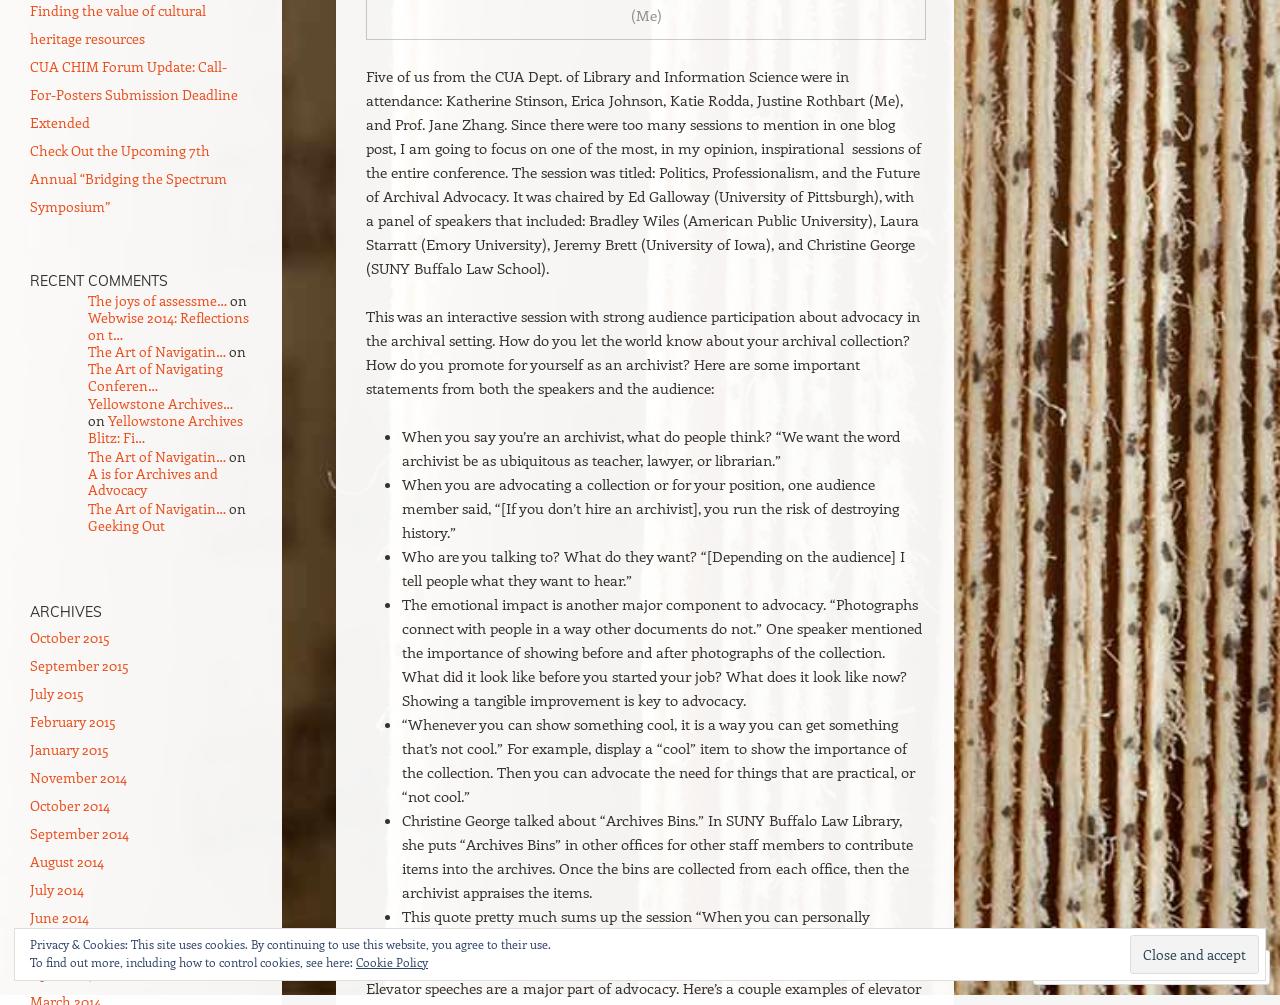 The image size is (1280, 1005). Describe the element at coordinates (69, 749) in the screenshot. I see `'January 2015'` at that location.